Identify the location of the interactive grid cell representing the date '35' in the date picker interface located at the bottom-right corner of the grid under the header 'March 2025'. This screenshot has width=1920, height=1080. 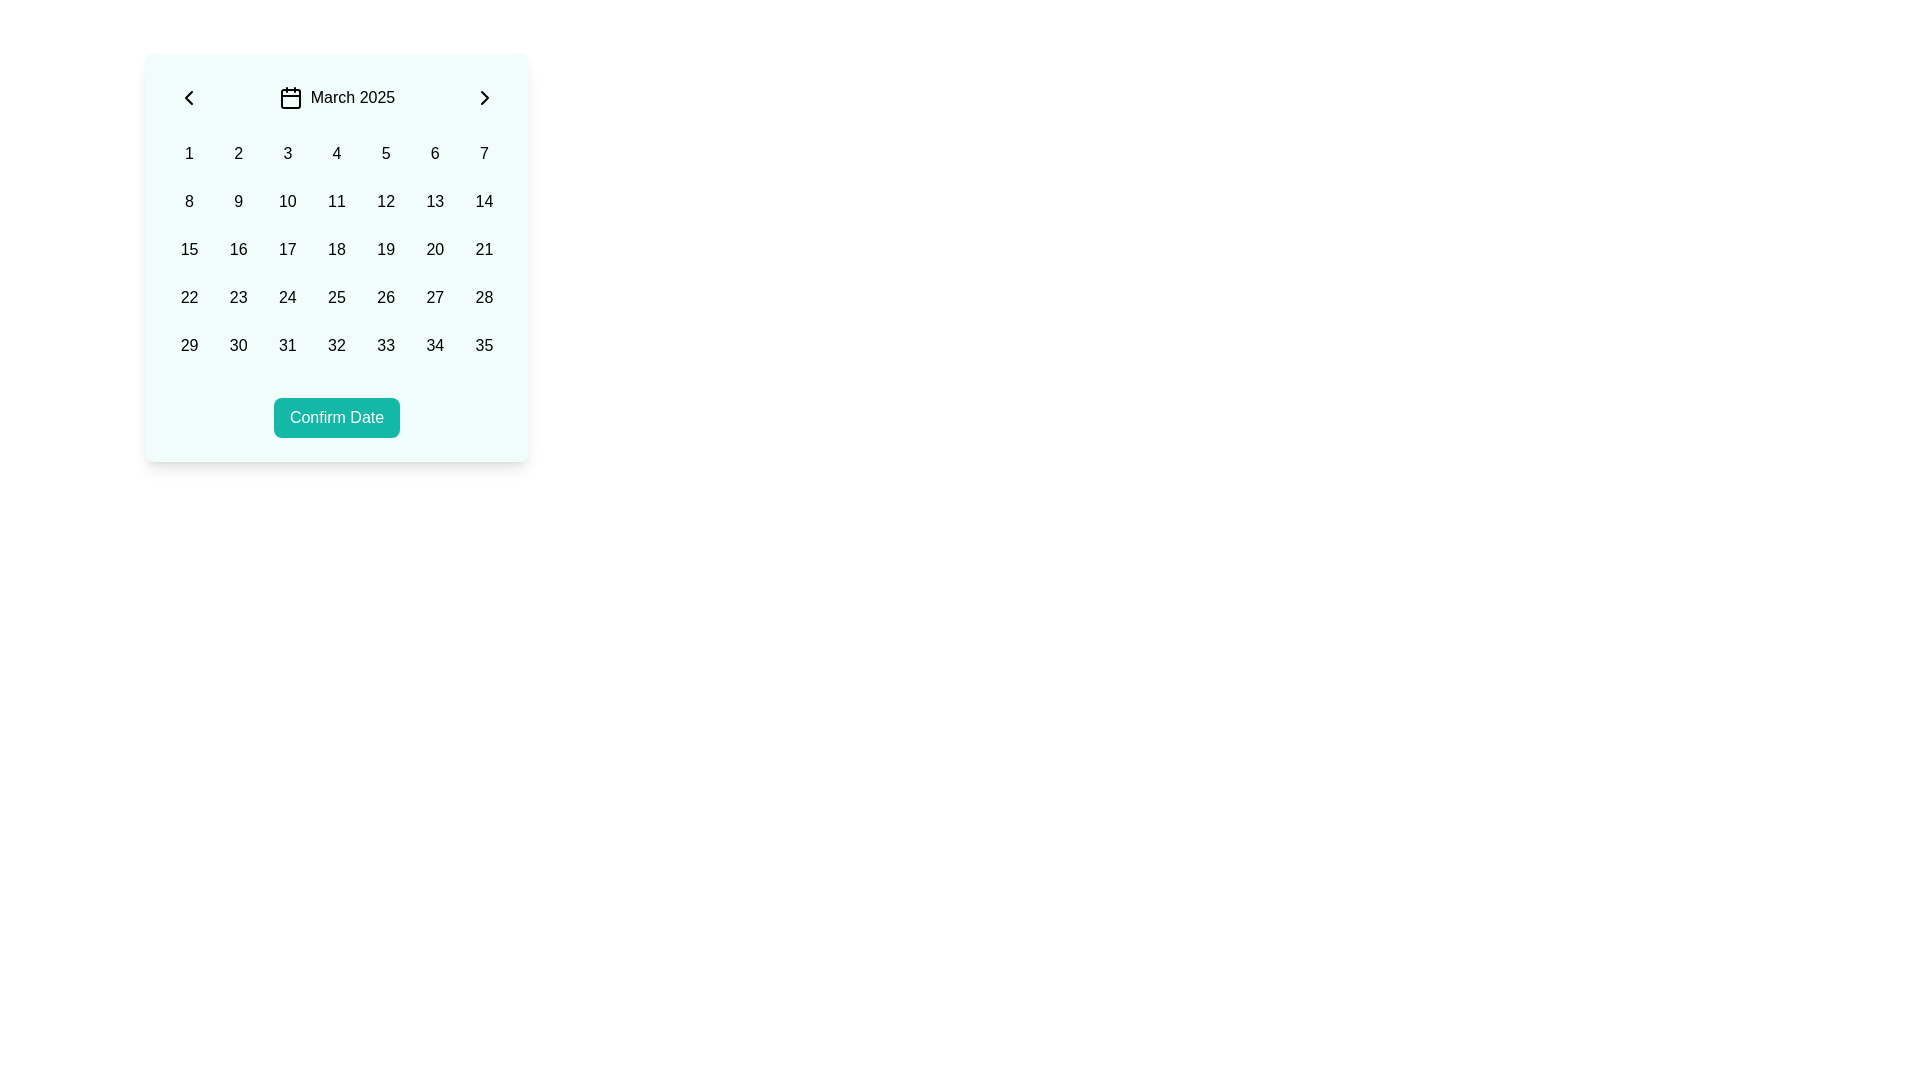
(484, 345).